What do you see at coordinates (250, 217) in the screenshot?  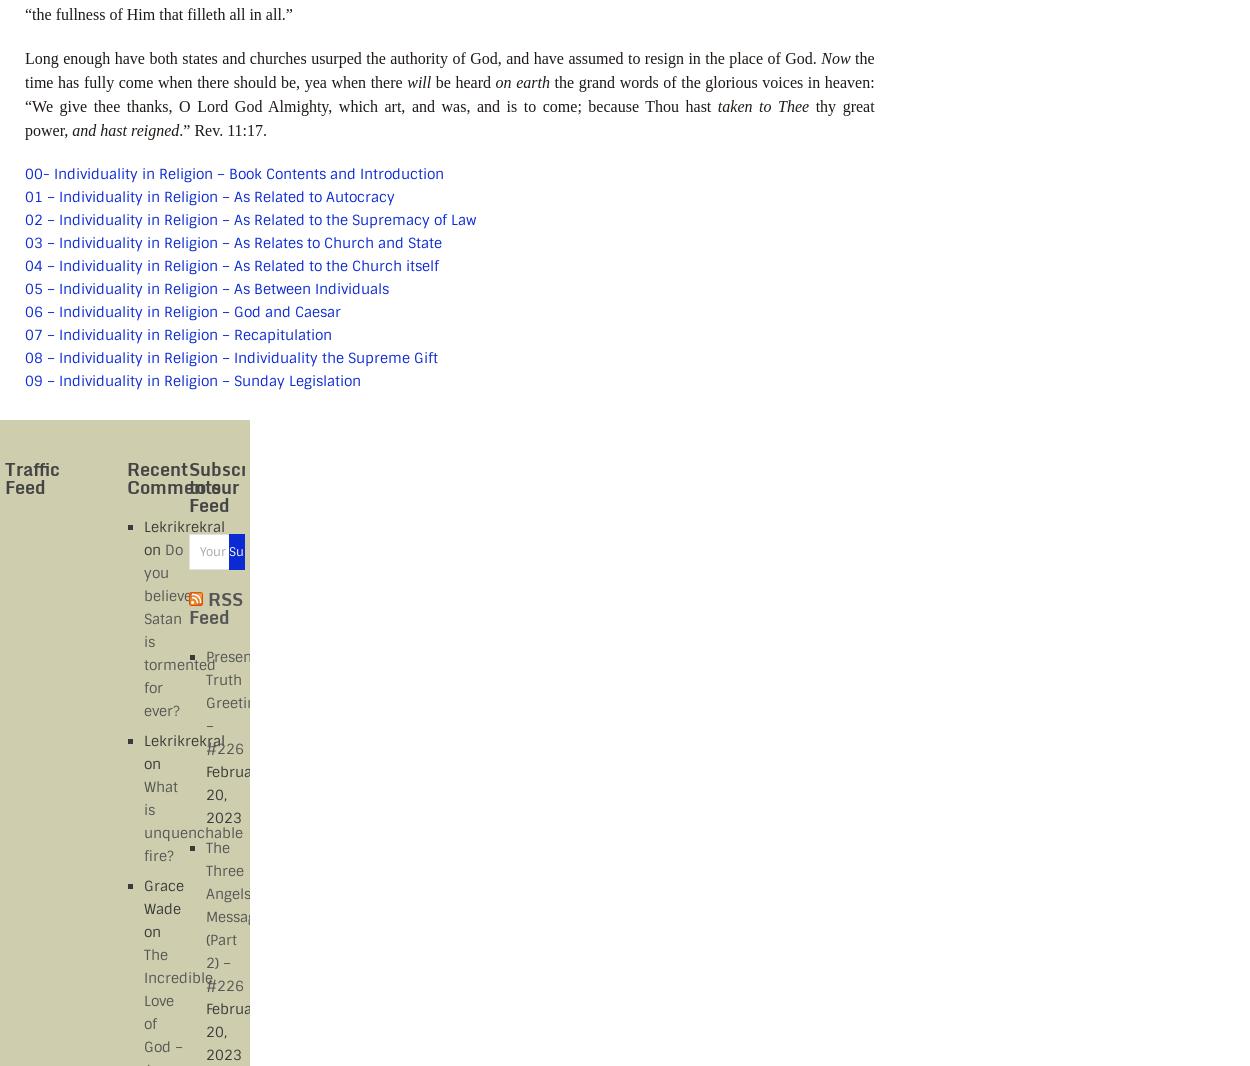 I see `'02 – Individuality in Religion – As Related to the Supremacy of Law'` at bounding box center [250, 217].